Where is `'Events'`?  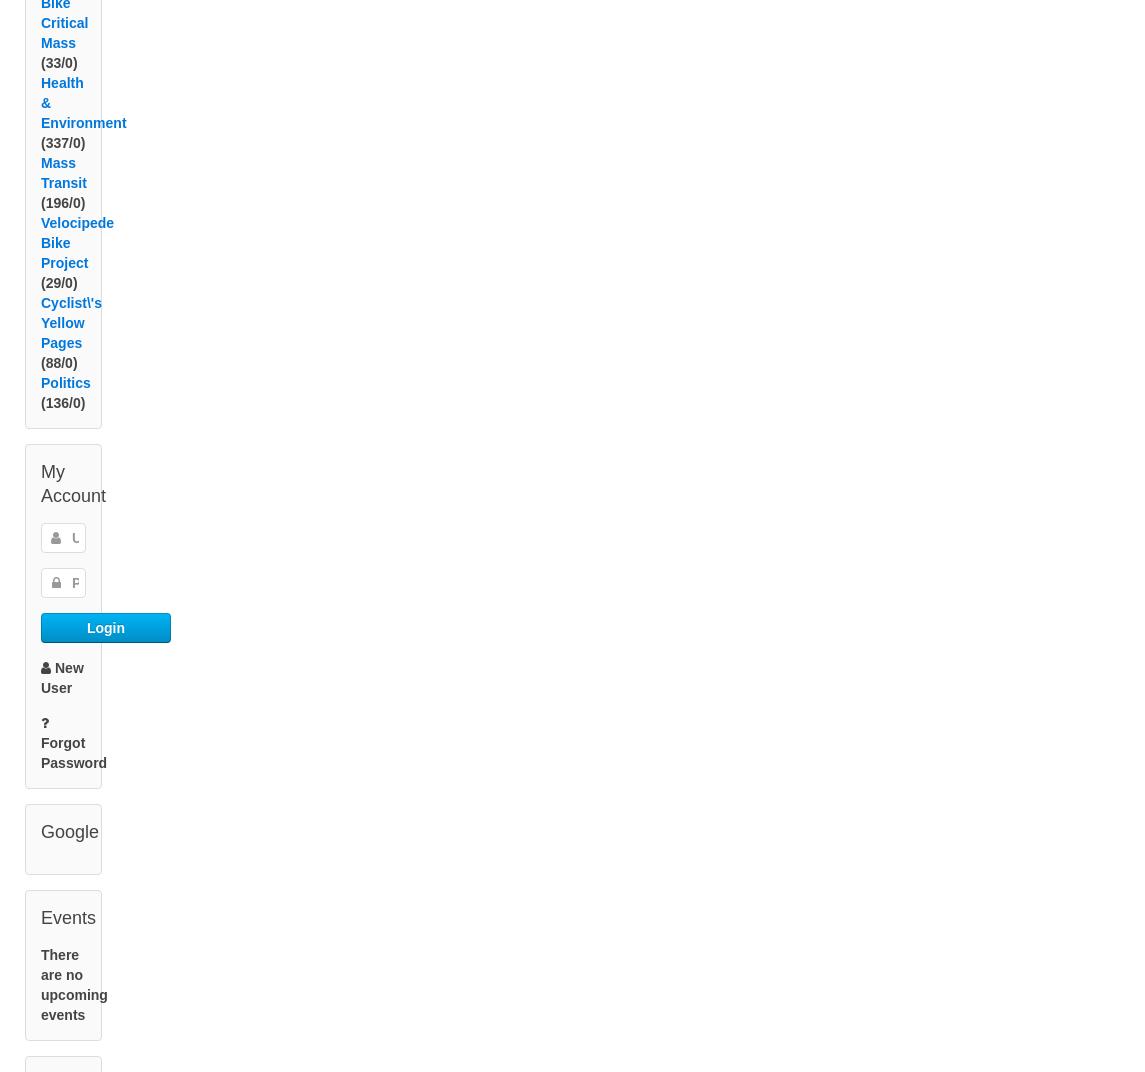 'Events' is located at coordinates (68, 940).